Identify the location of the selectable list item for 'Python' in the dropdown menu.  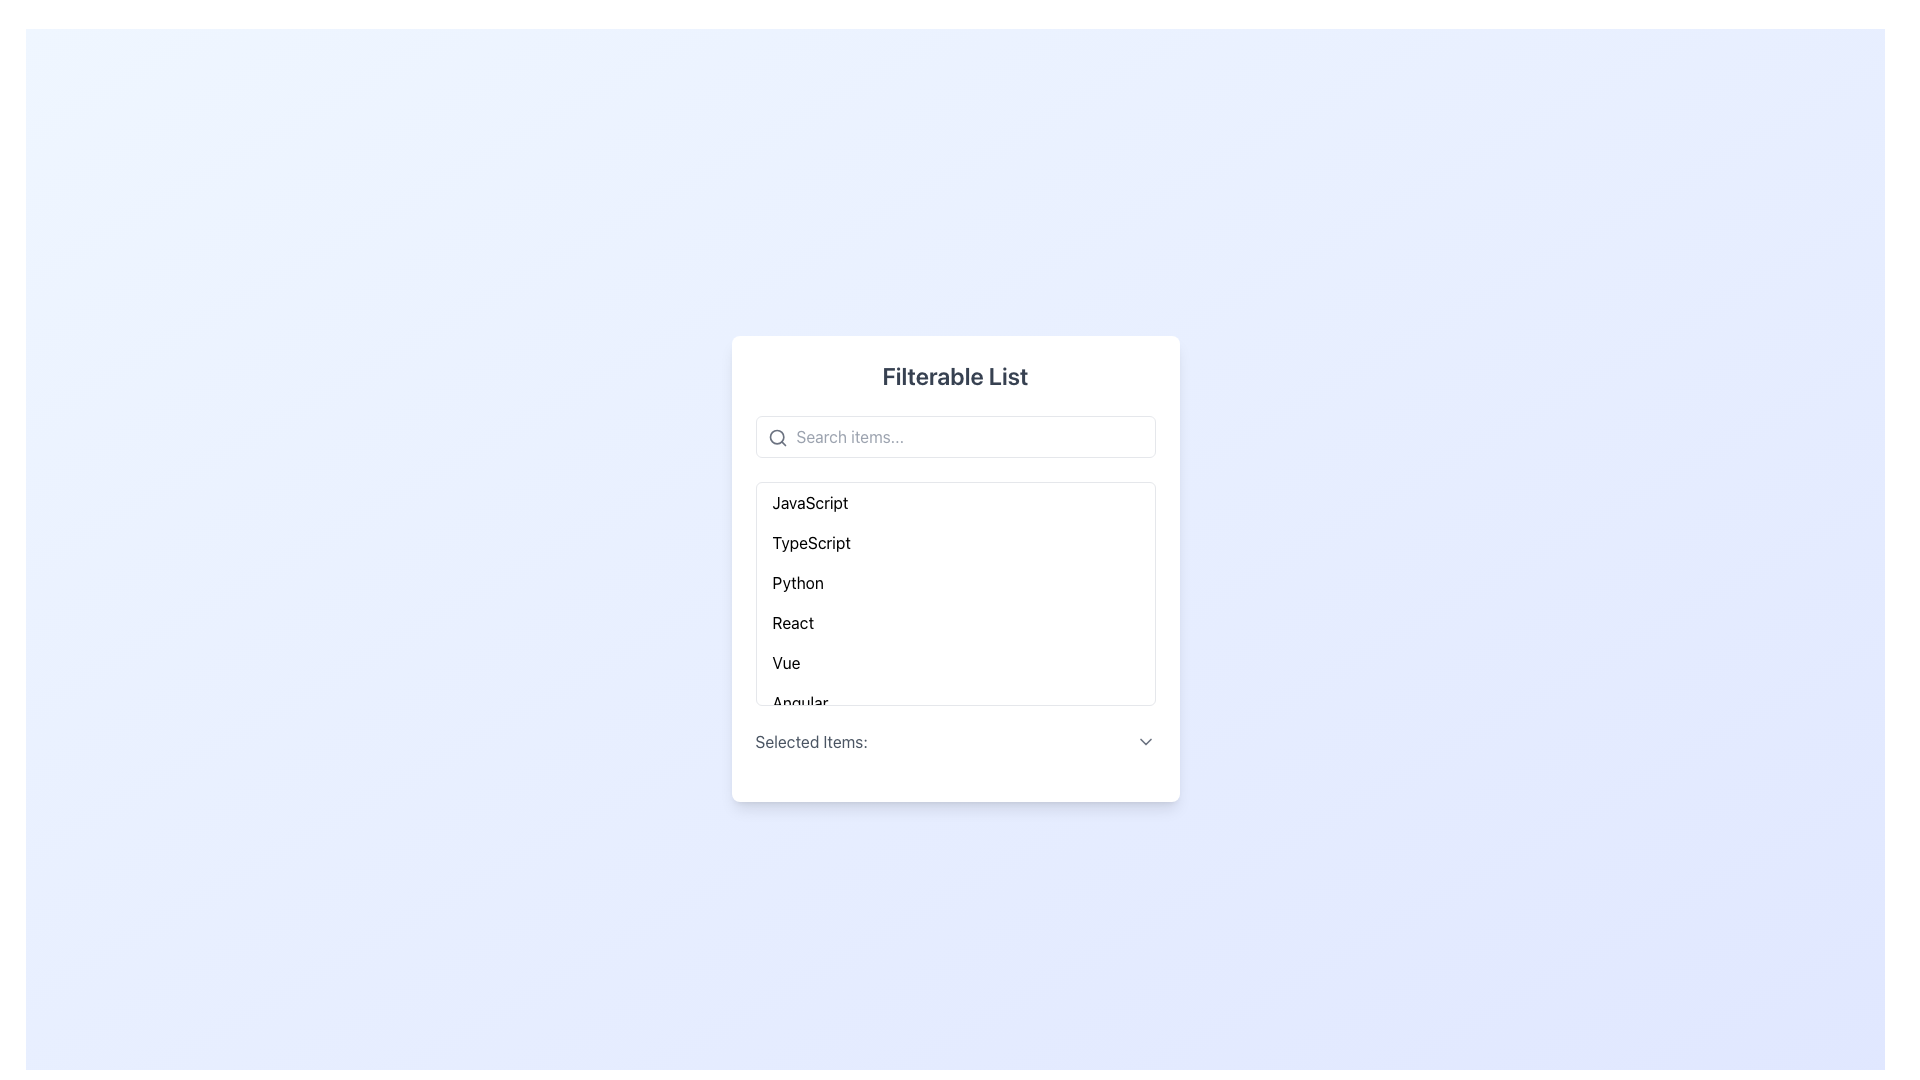
(797, 582).